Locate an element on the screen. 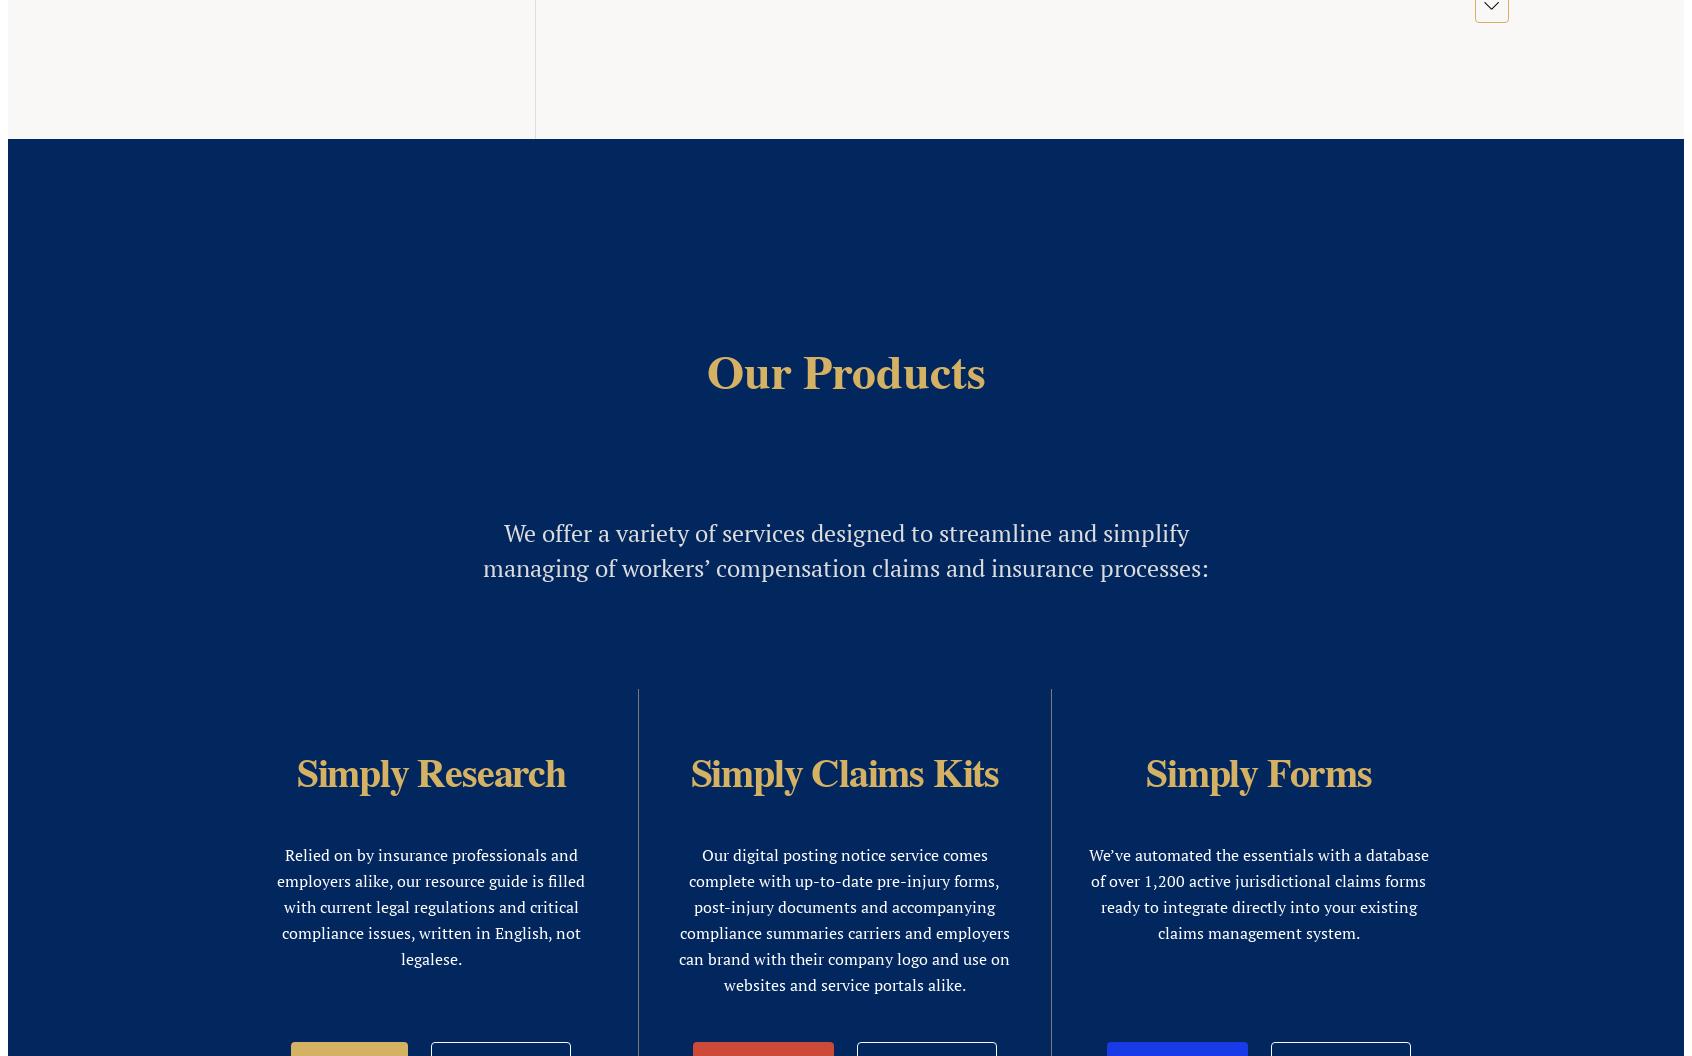  'Submit' is located at coordinates (306, 1031).